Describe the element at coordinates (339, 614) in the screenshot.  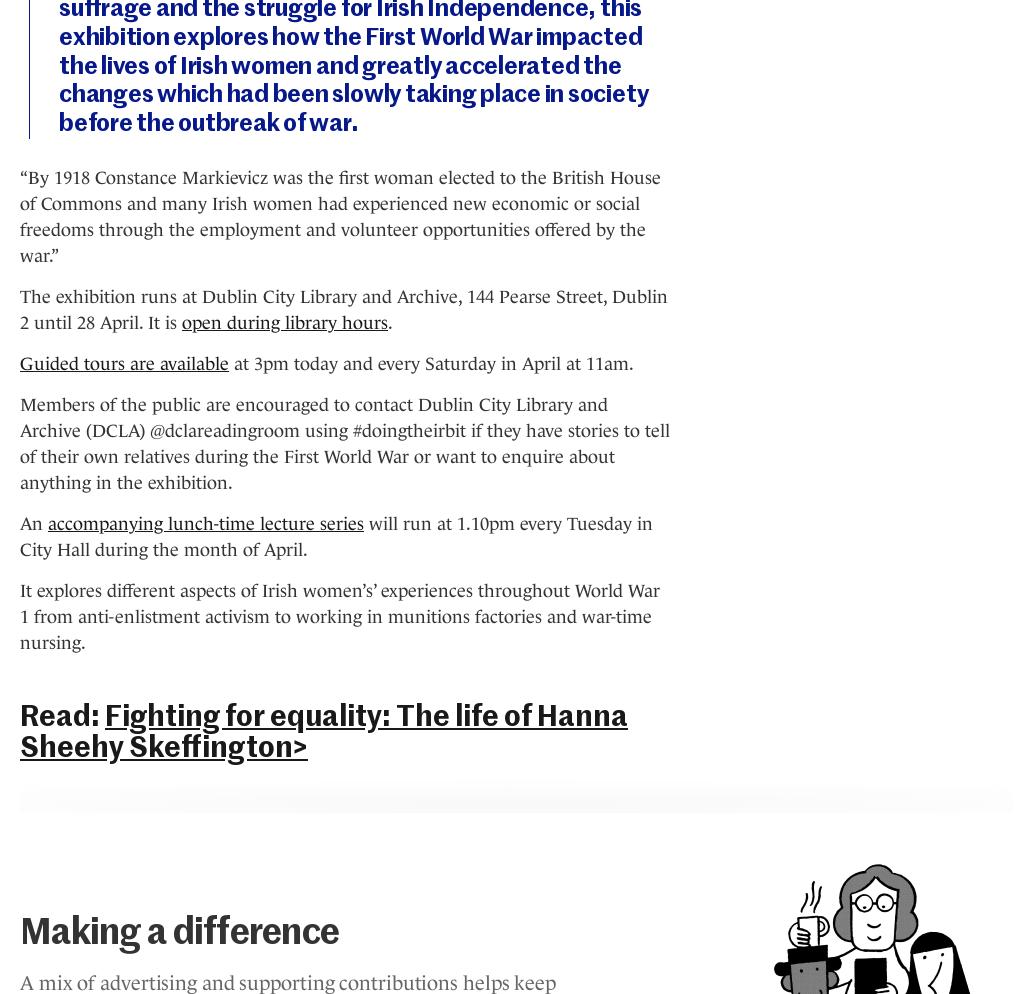
I see `'It explores different aspects of Irish women’s’ experiences throughout World War 1 from anti-enlistment activism to working in munitions factories and war-time nursing.'` at that location.